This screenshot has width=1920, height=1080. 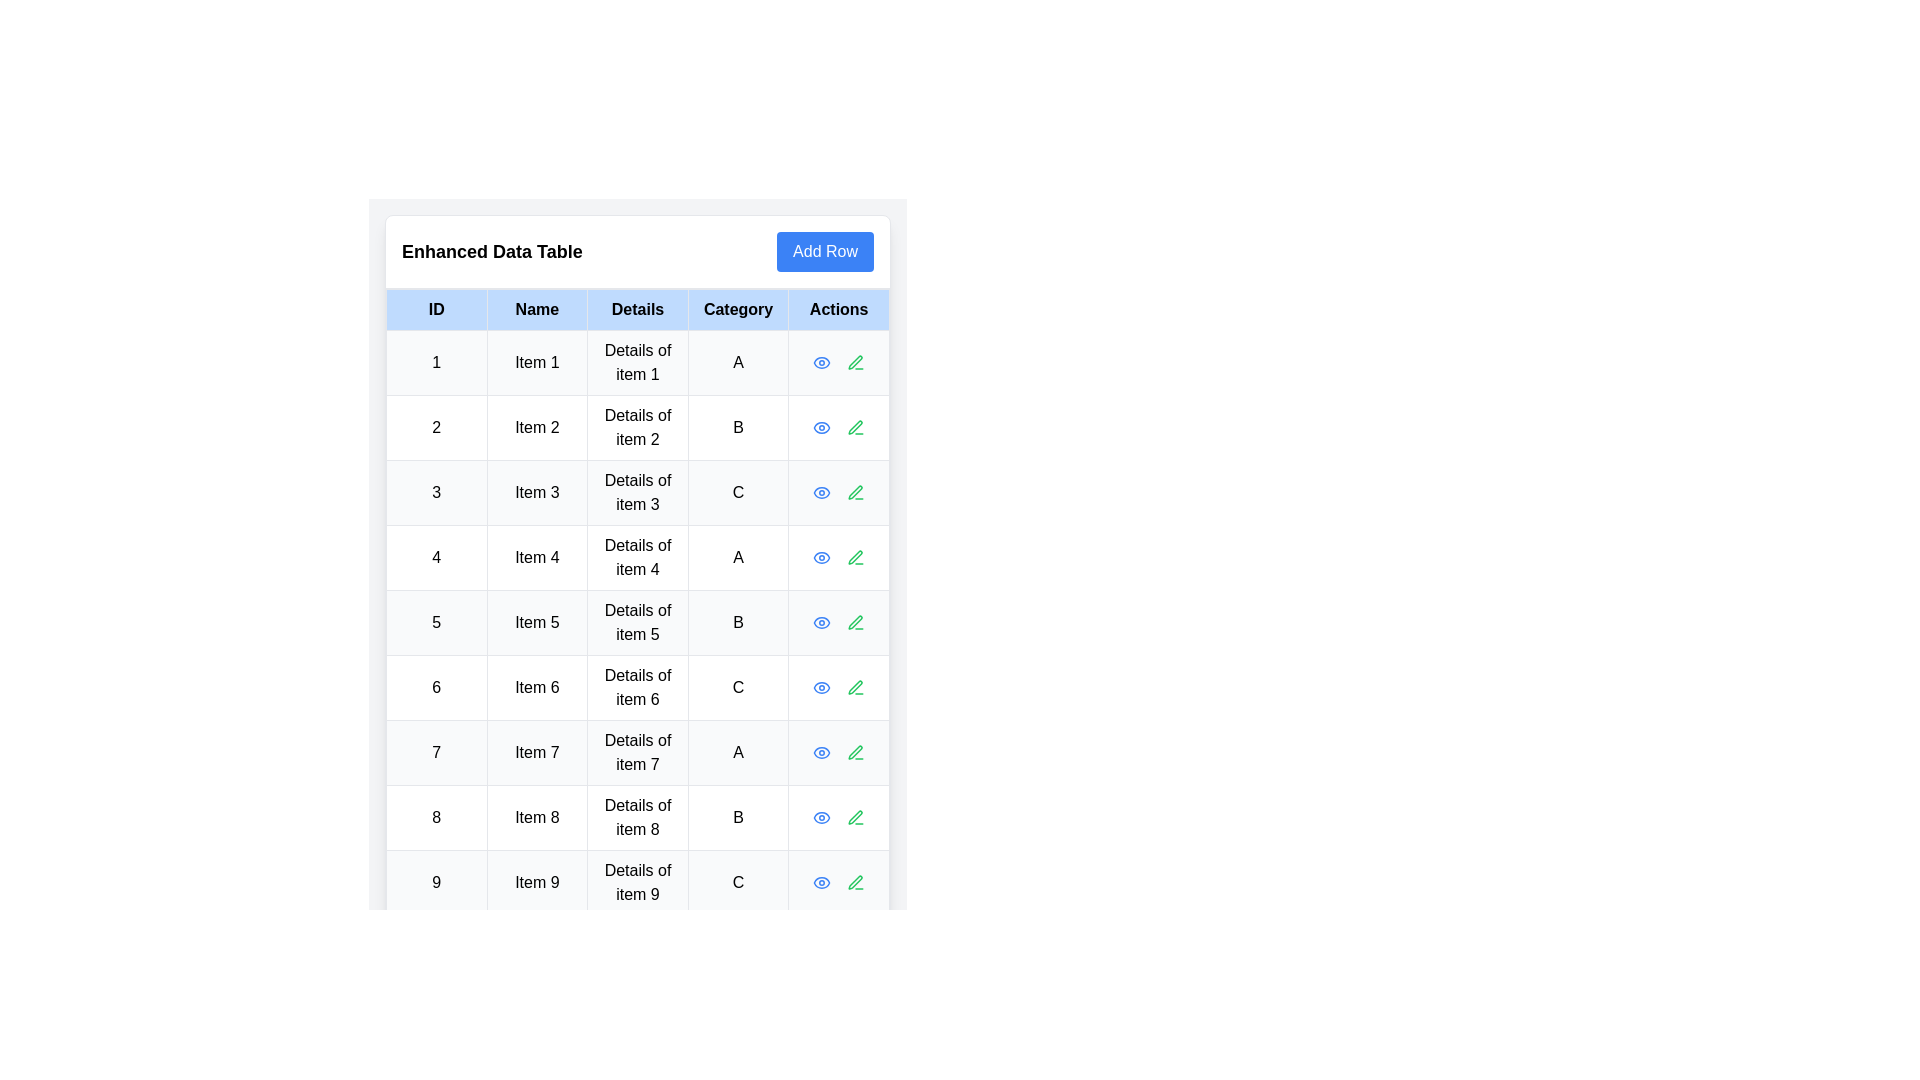 I want to click on the blue eye icon located in the 'Actions' column under 'Item 9', so click(x=822, y=882).